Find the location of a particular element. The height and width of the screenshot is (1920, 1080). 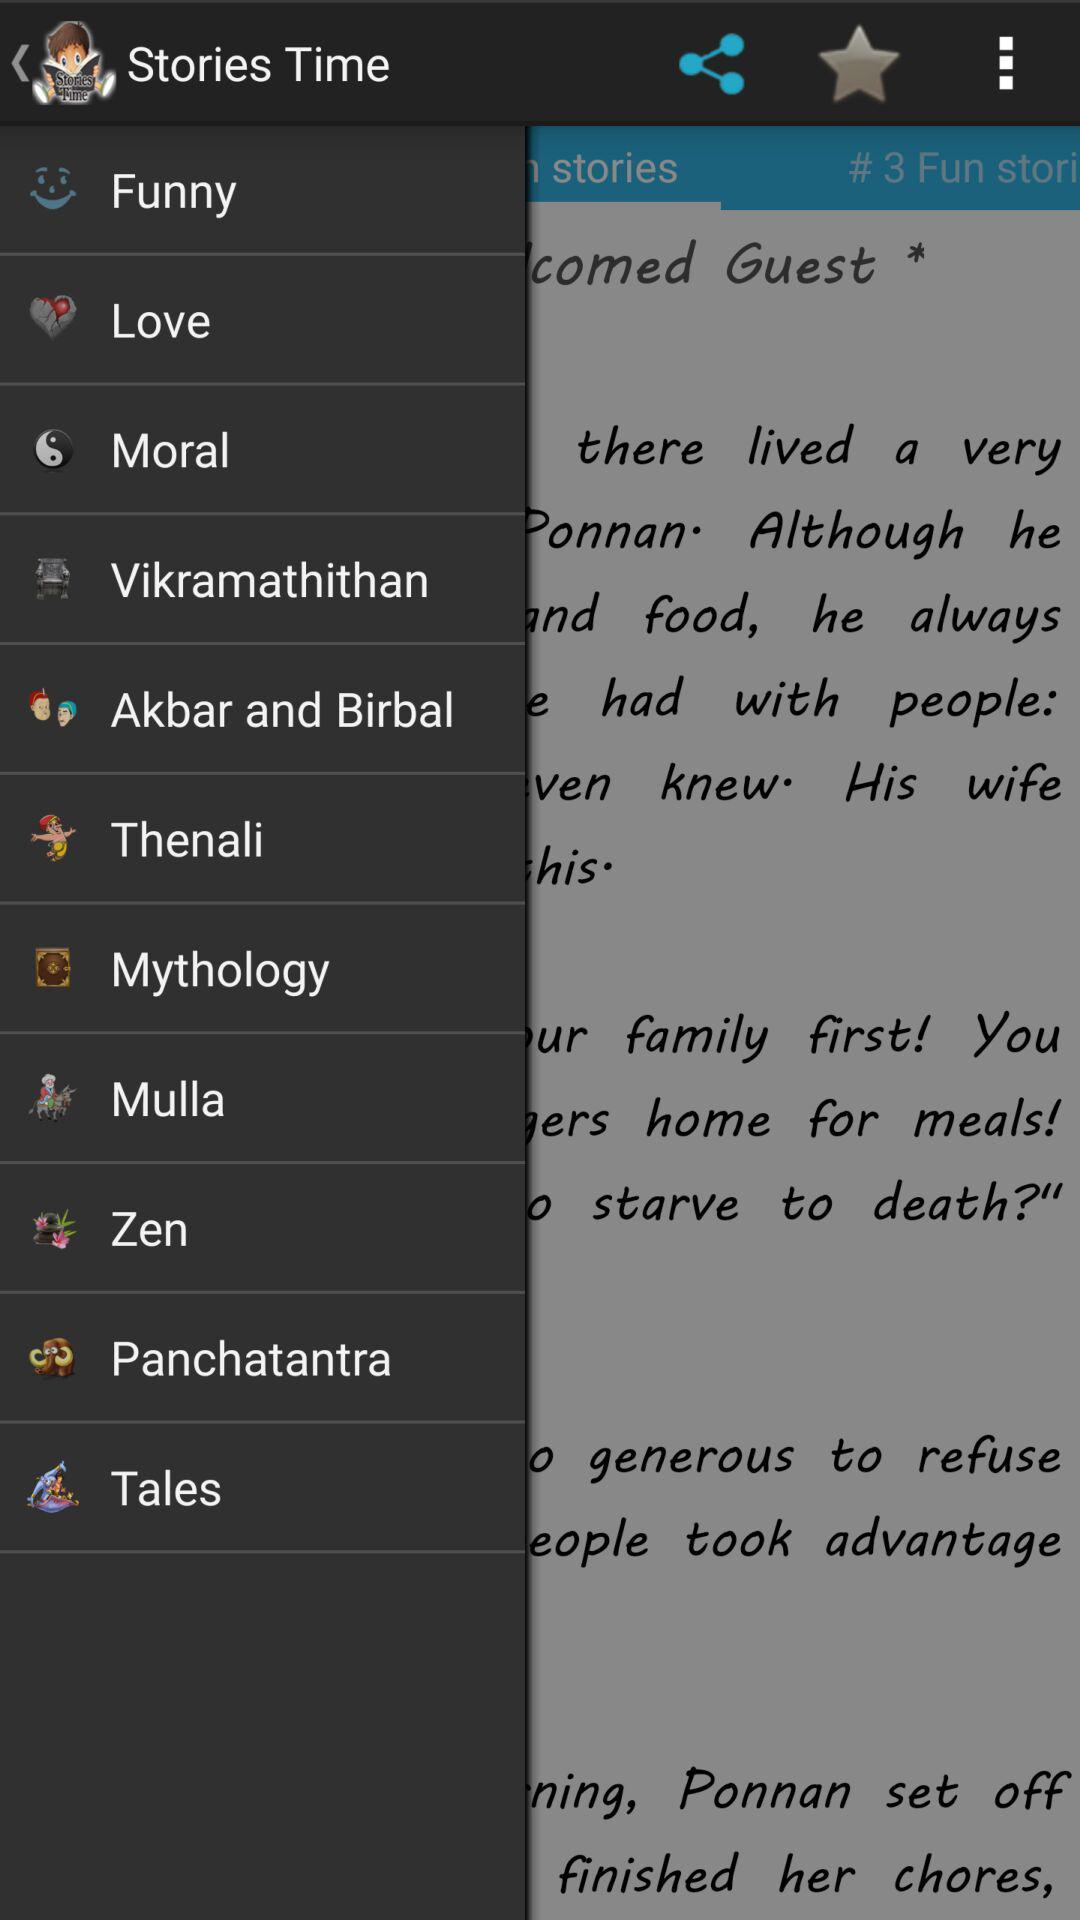

image left side of panchatantra is located at coordinates (51, 1356).